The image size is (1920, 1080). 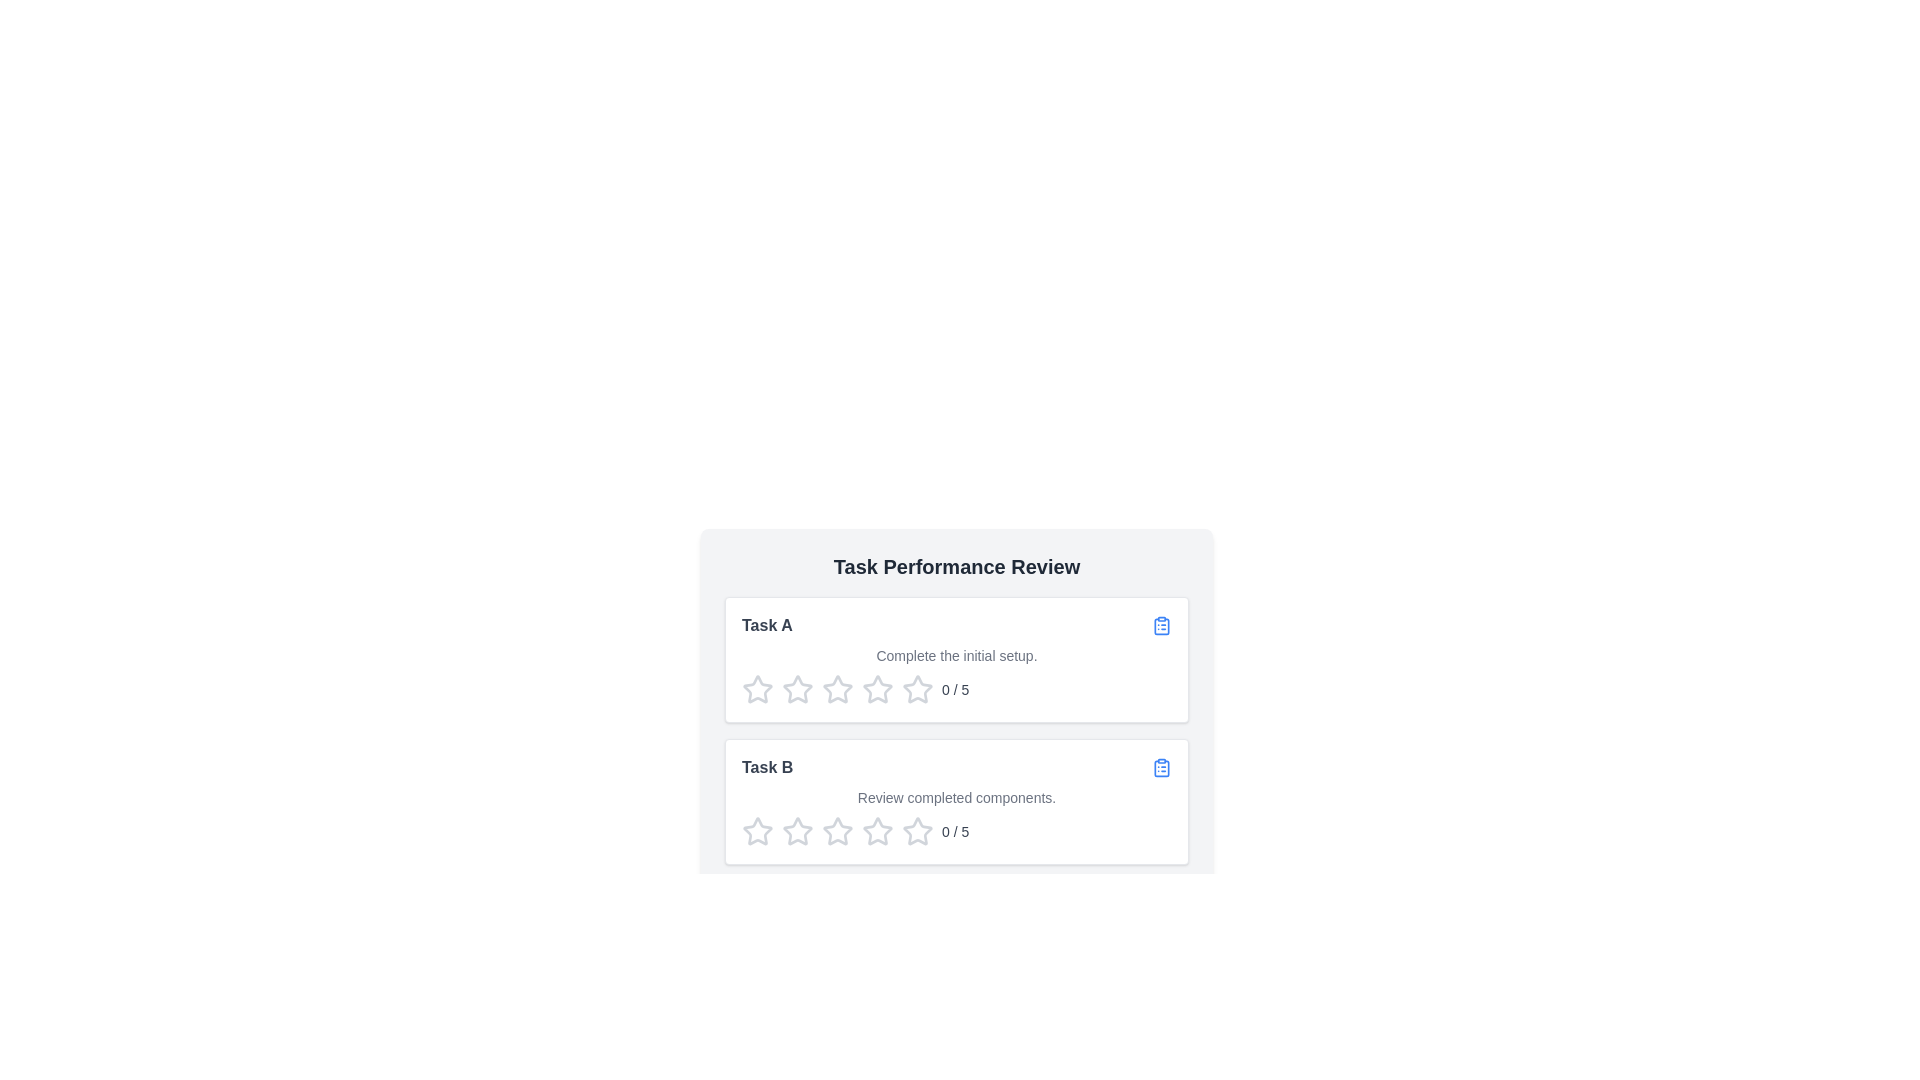 What do you see at coordinates (838, 688) in the screenshot?
I see `the second rating star icon in the 'Task A' section of the 'Task Performance Review' panel` at bounding box center [838, 688].